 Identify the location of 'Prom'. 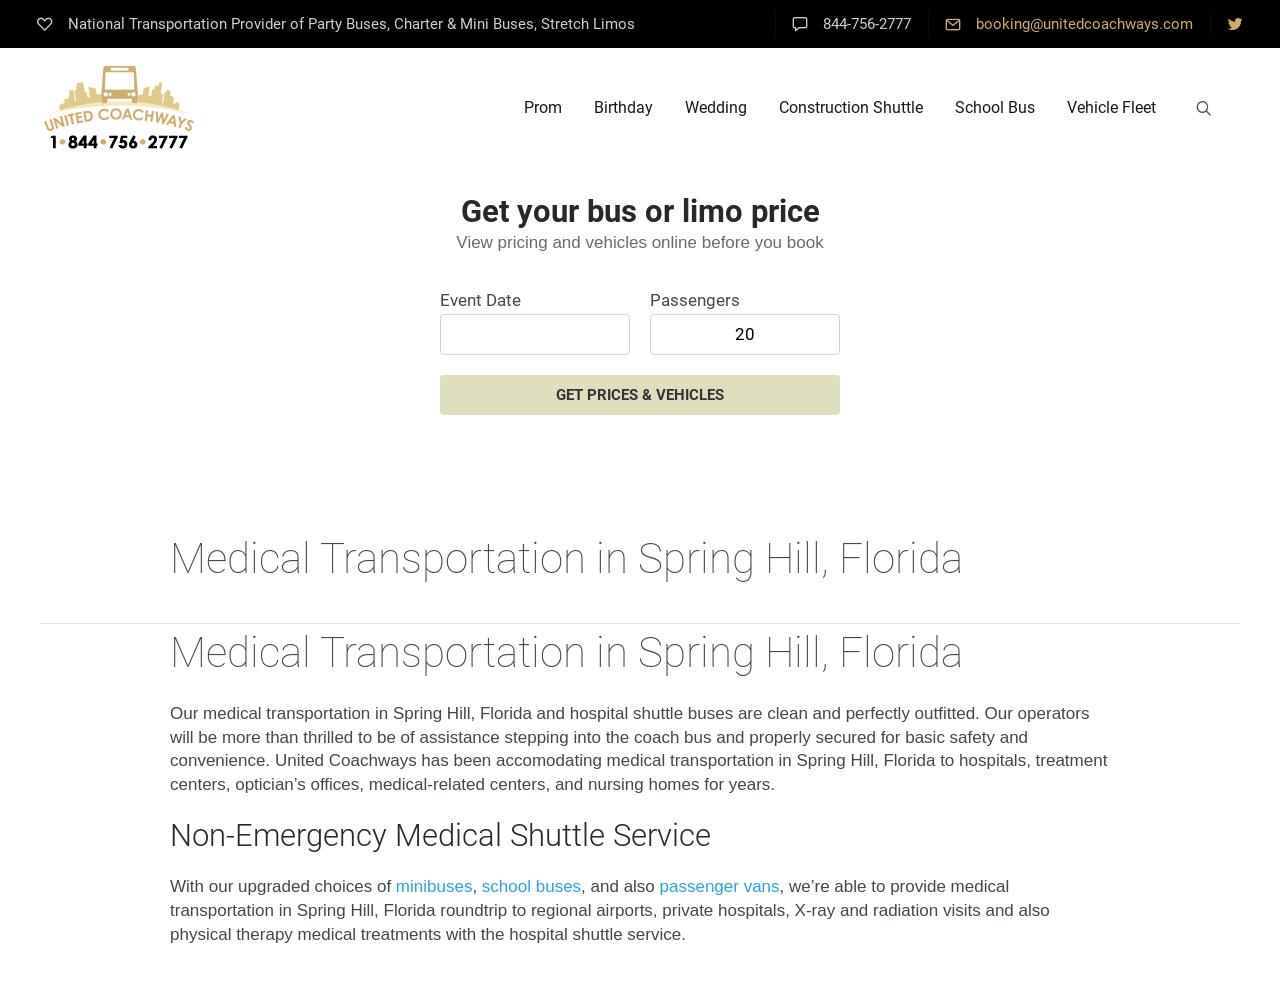
(542, 106).